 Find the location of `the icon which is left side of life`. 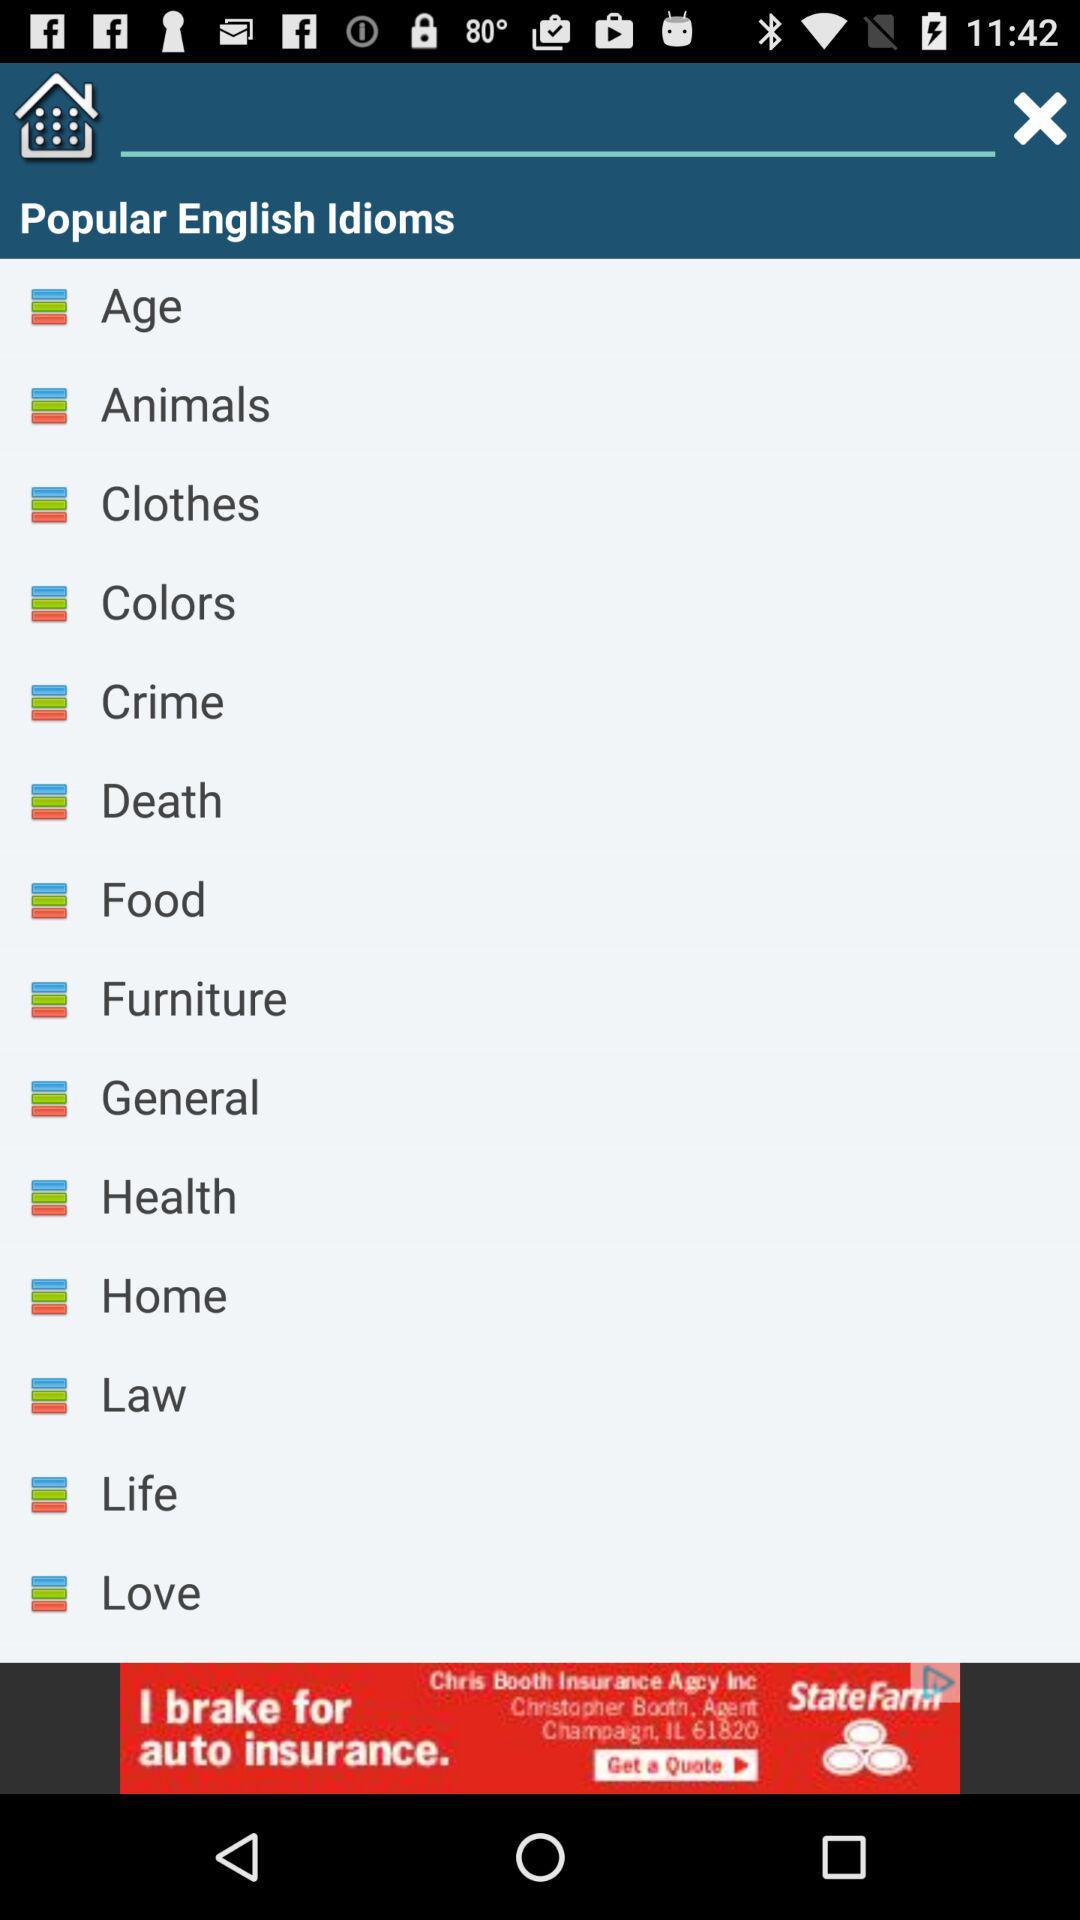

the icon which is left side of life is located at coordinates (48, 1496).